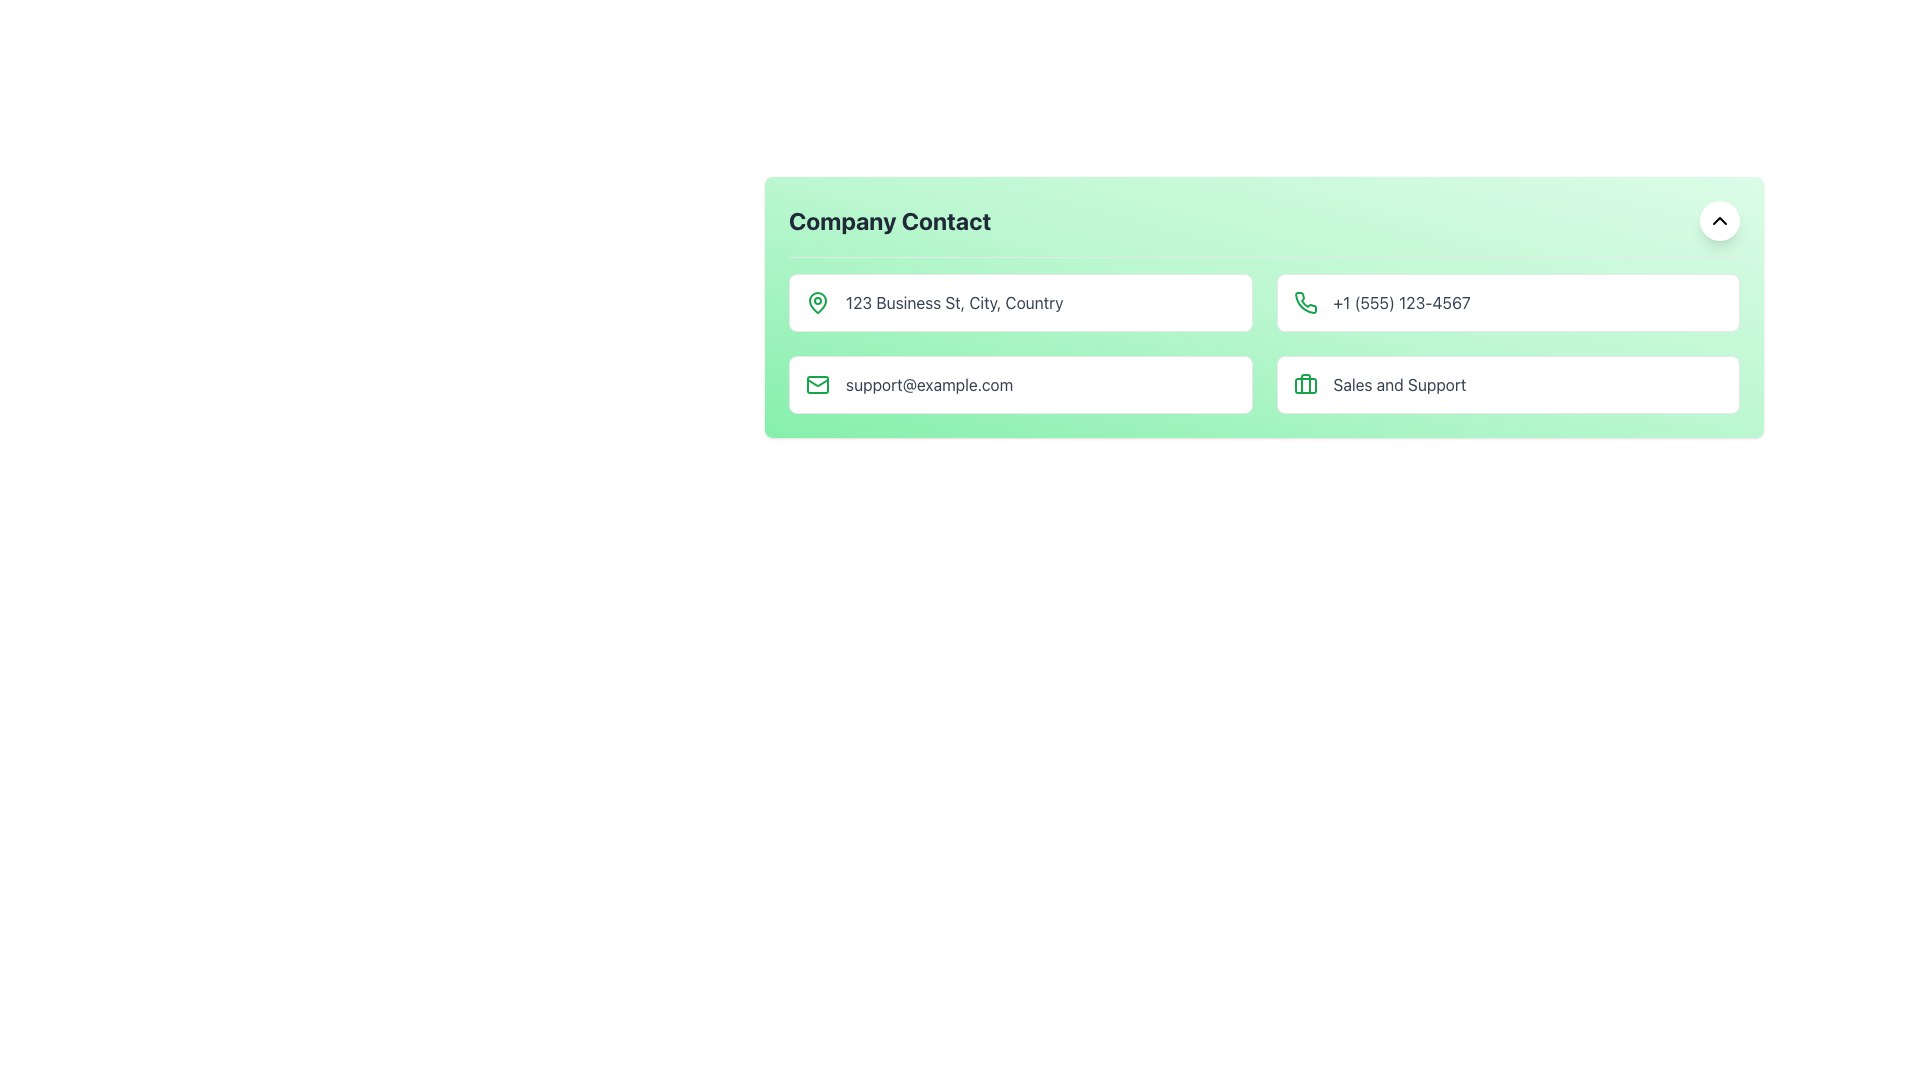 This screenshot has width=1920, height=1080. What do you see at coordinates (953, 303) in the screenshot?
I see `the Text Label displaying the address of the business located in the 'Company Contact' section, which is positioned to the right of the green map pin icon` at bounding box center [953, 303].